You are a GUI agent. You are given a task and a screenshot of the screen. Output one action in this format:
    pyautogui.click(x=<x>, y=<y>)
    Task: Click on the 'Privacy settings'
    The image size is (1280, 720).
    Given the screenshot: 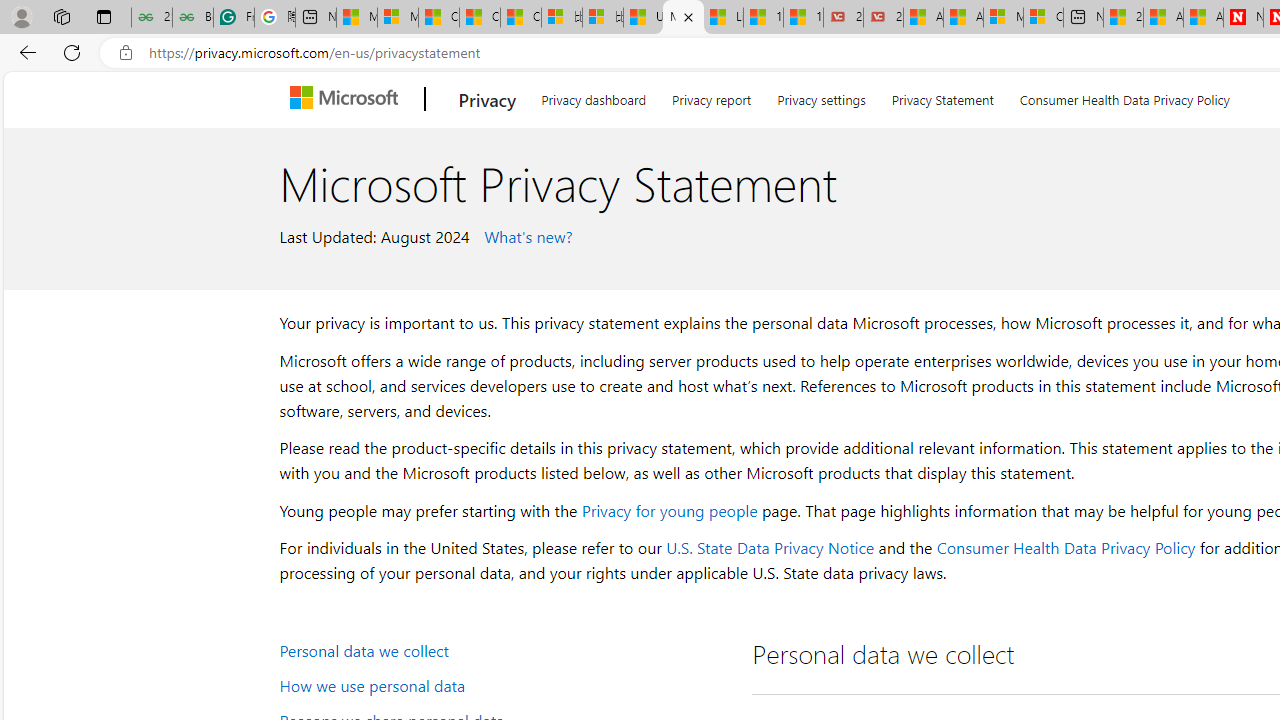 What is the action you would take?
    pyautogui.click(x=821, y=96)
    